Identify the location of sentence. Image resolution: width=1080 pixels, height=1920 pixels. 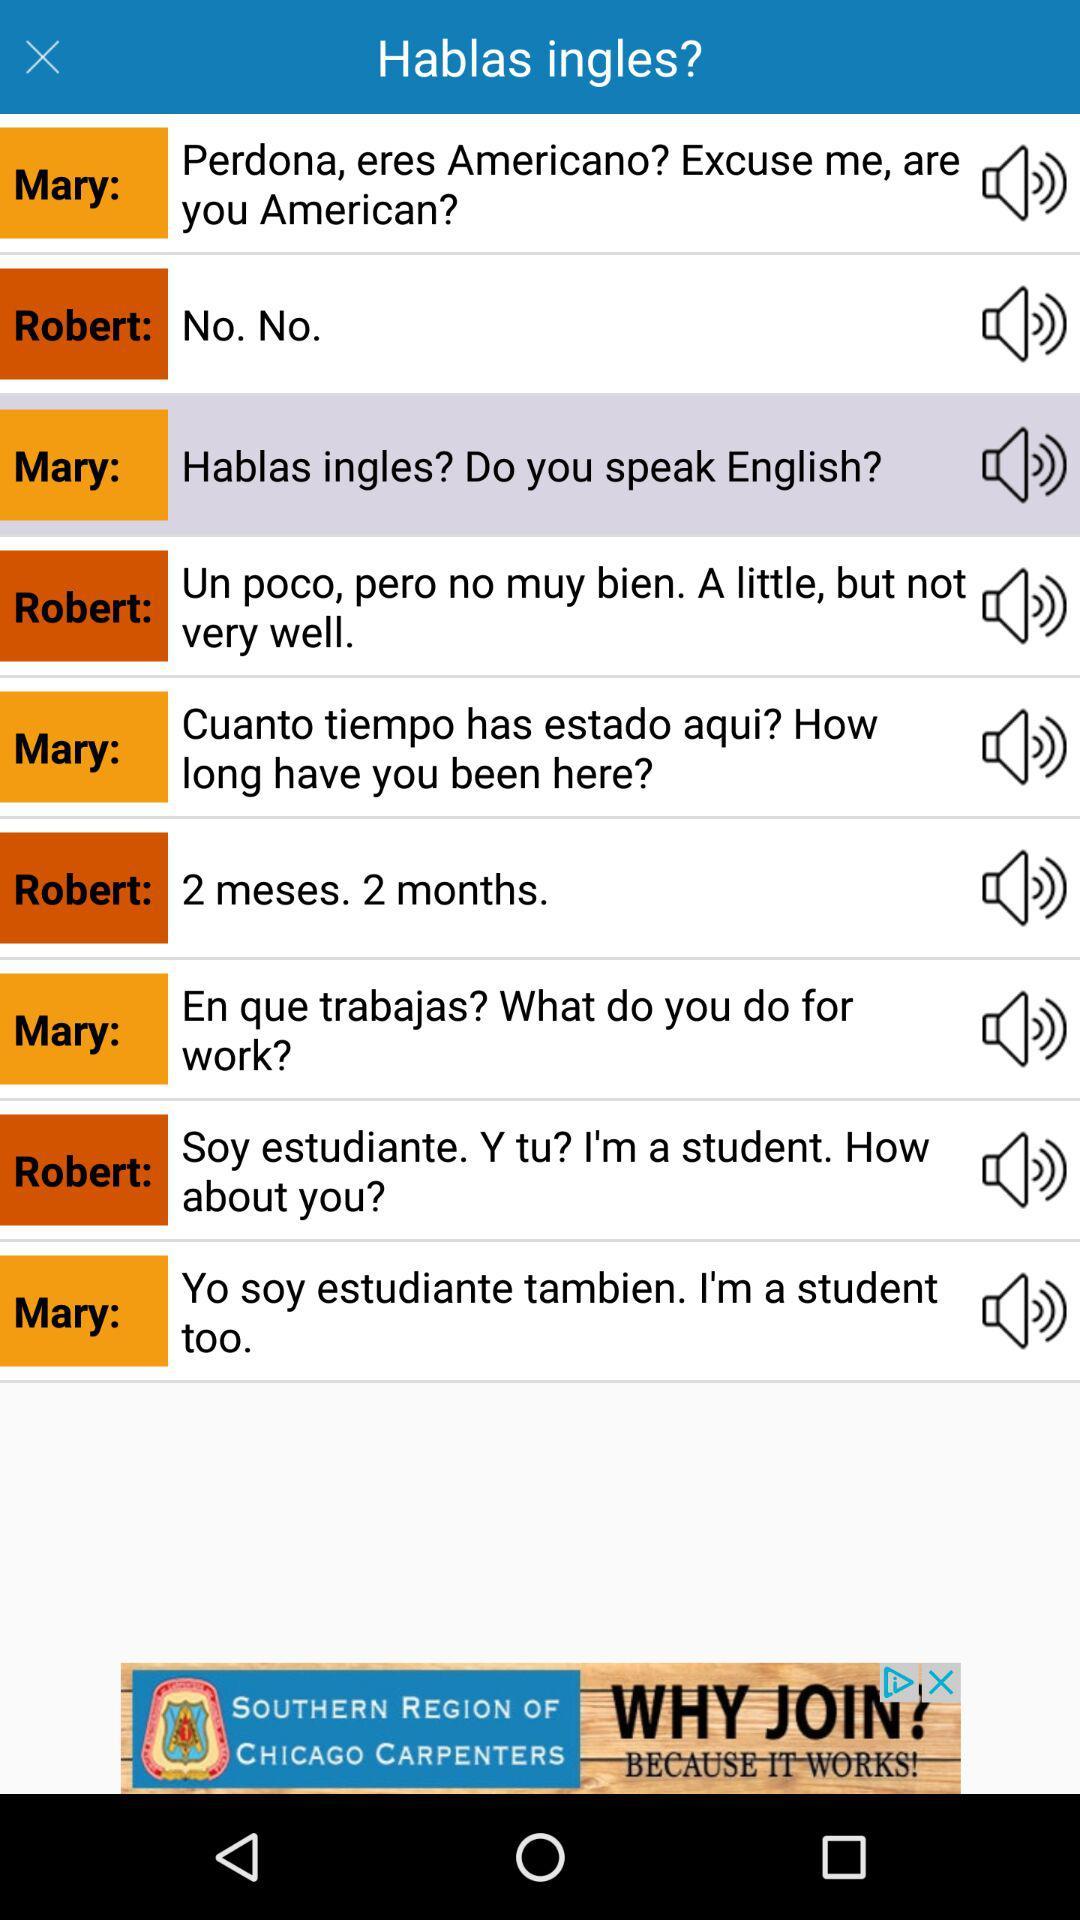
(1024, 1028).